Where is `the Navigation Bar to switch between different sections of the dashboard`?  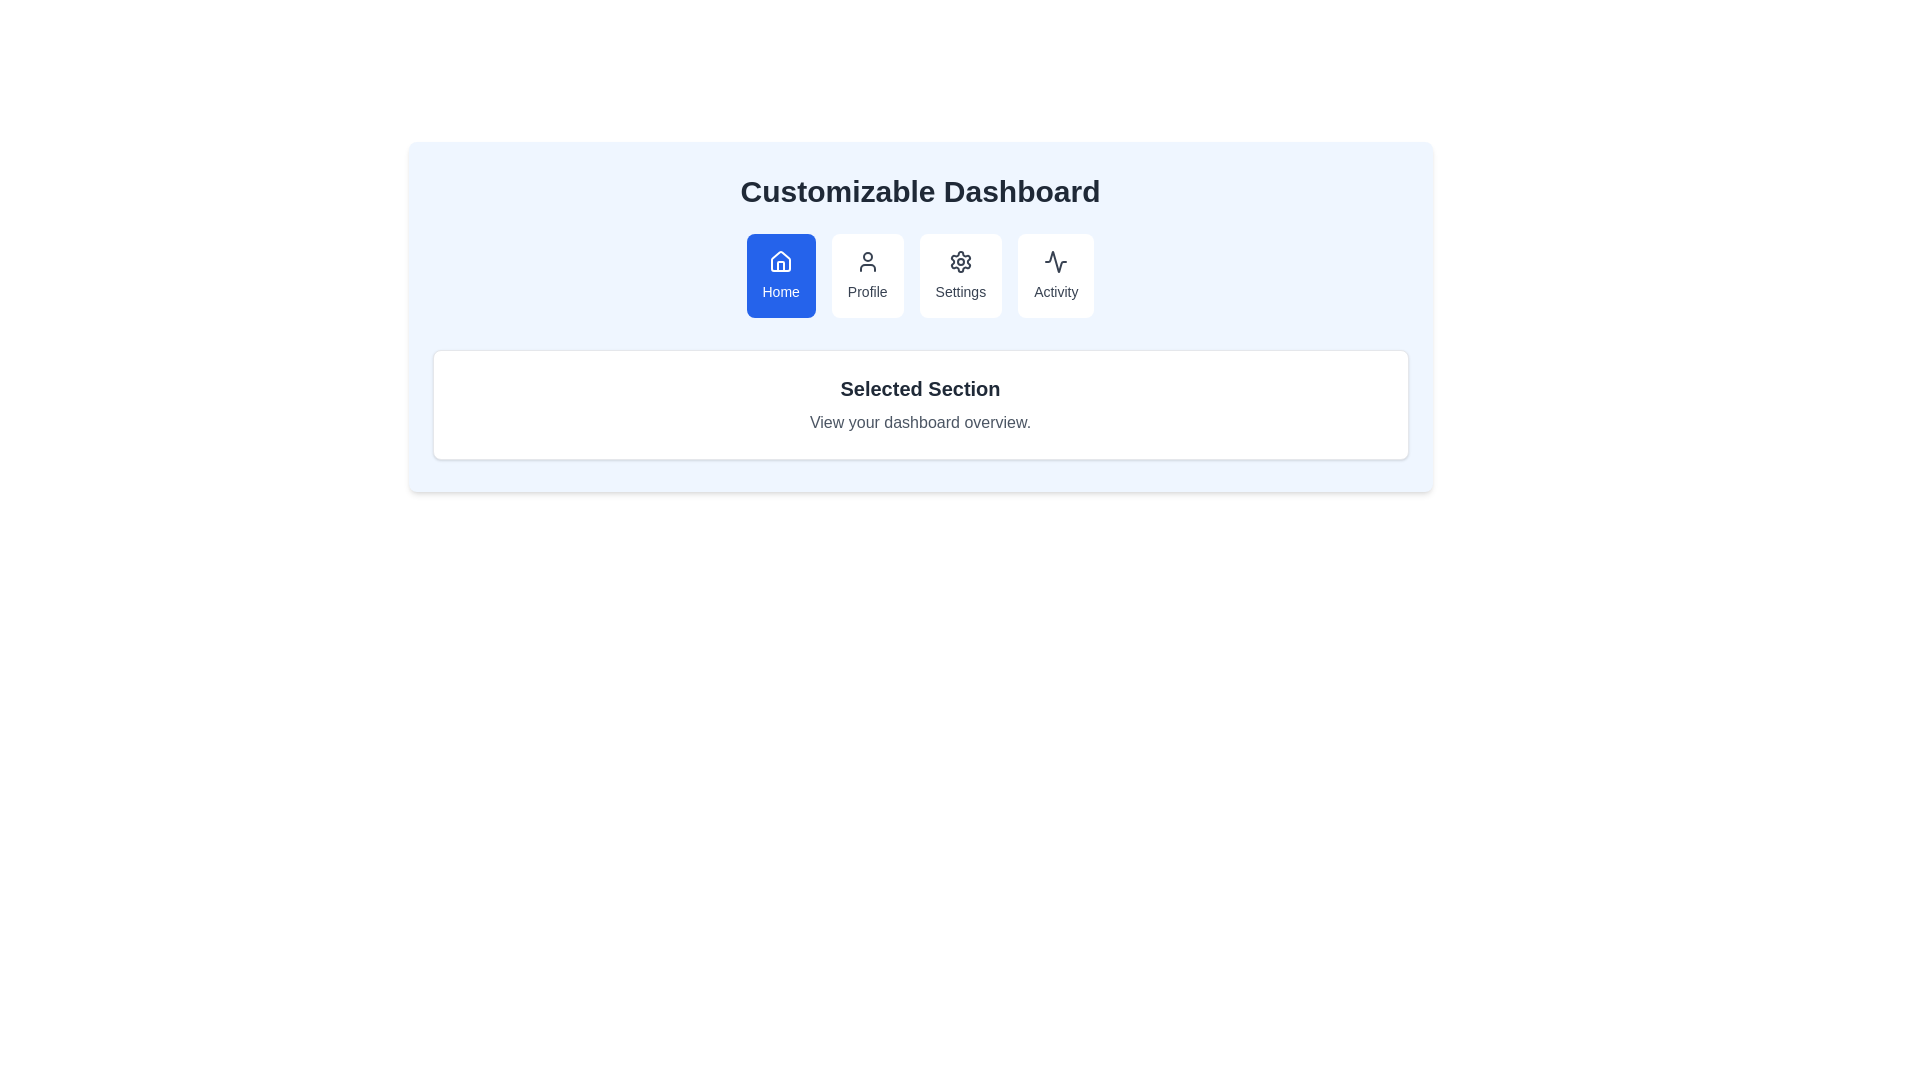 the Navigation Bar to switch between different sections of the dashboard is located at coordinates (919, 276).